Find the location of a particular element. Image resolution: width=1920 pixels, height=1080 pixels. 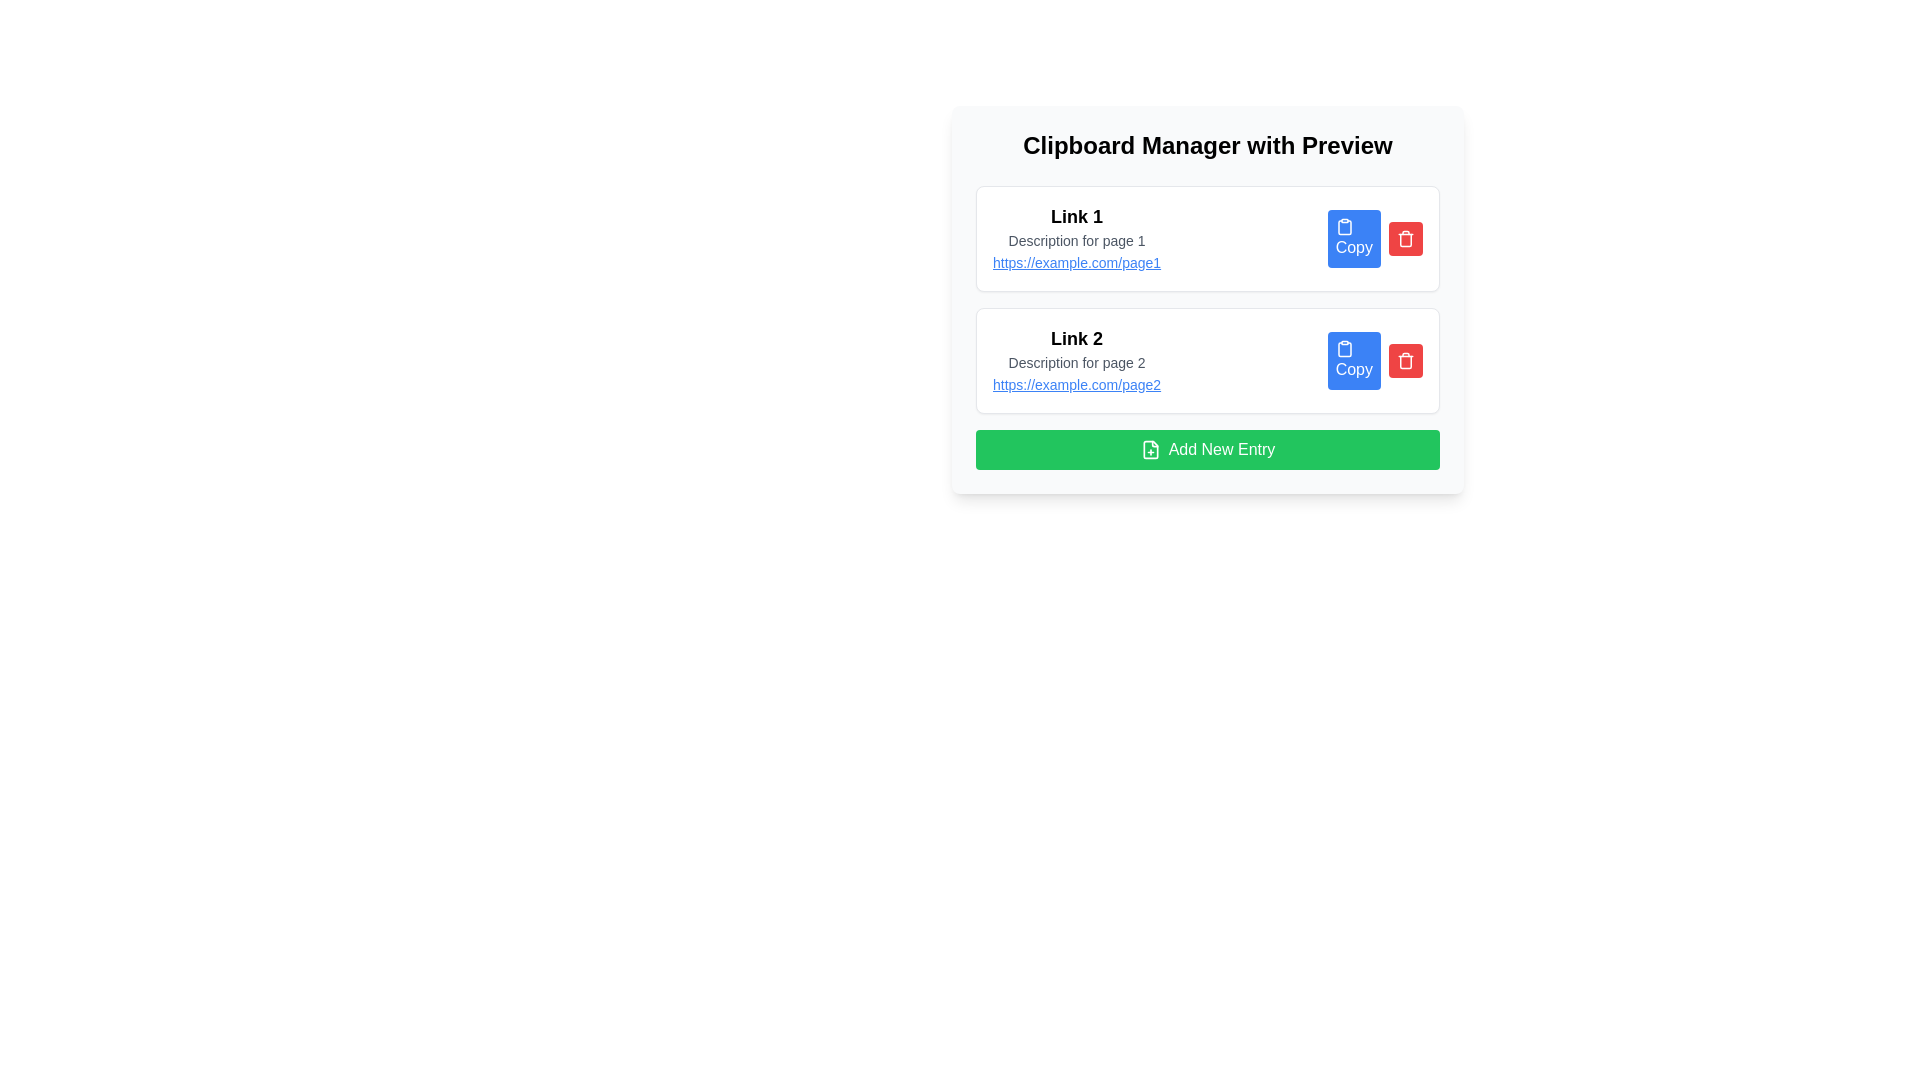

the 'Copy' button with a clipboard icon, which has a blue background and white text, located to the right of the 'Link 2' entry is located at coordinates (1354, 361).